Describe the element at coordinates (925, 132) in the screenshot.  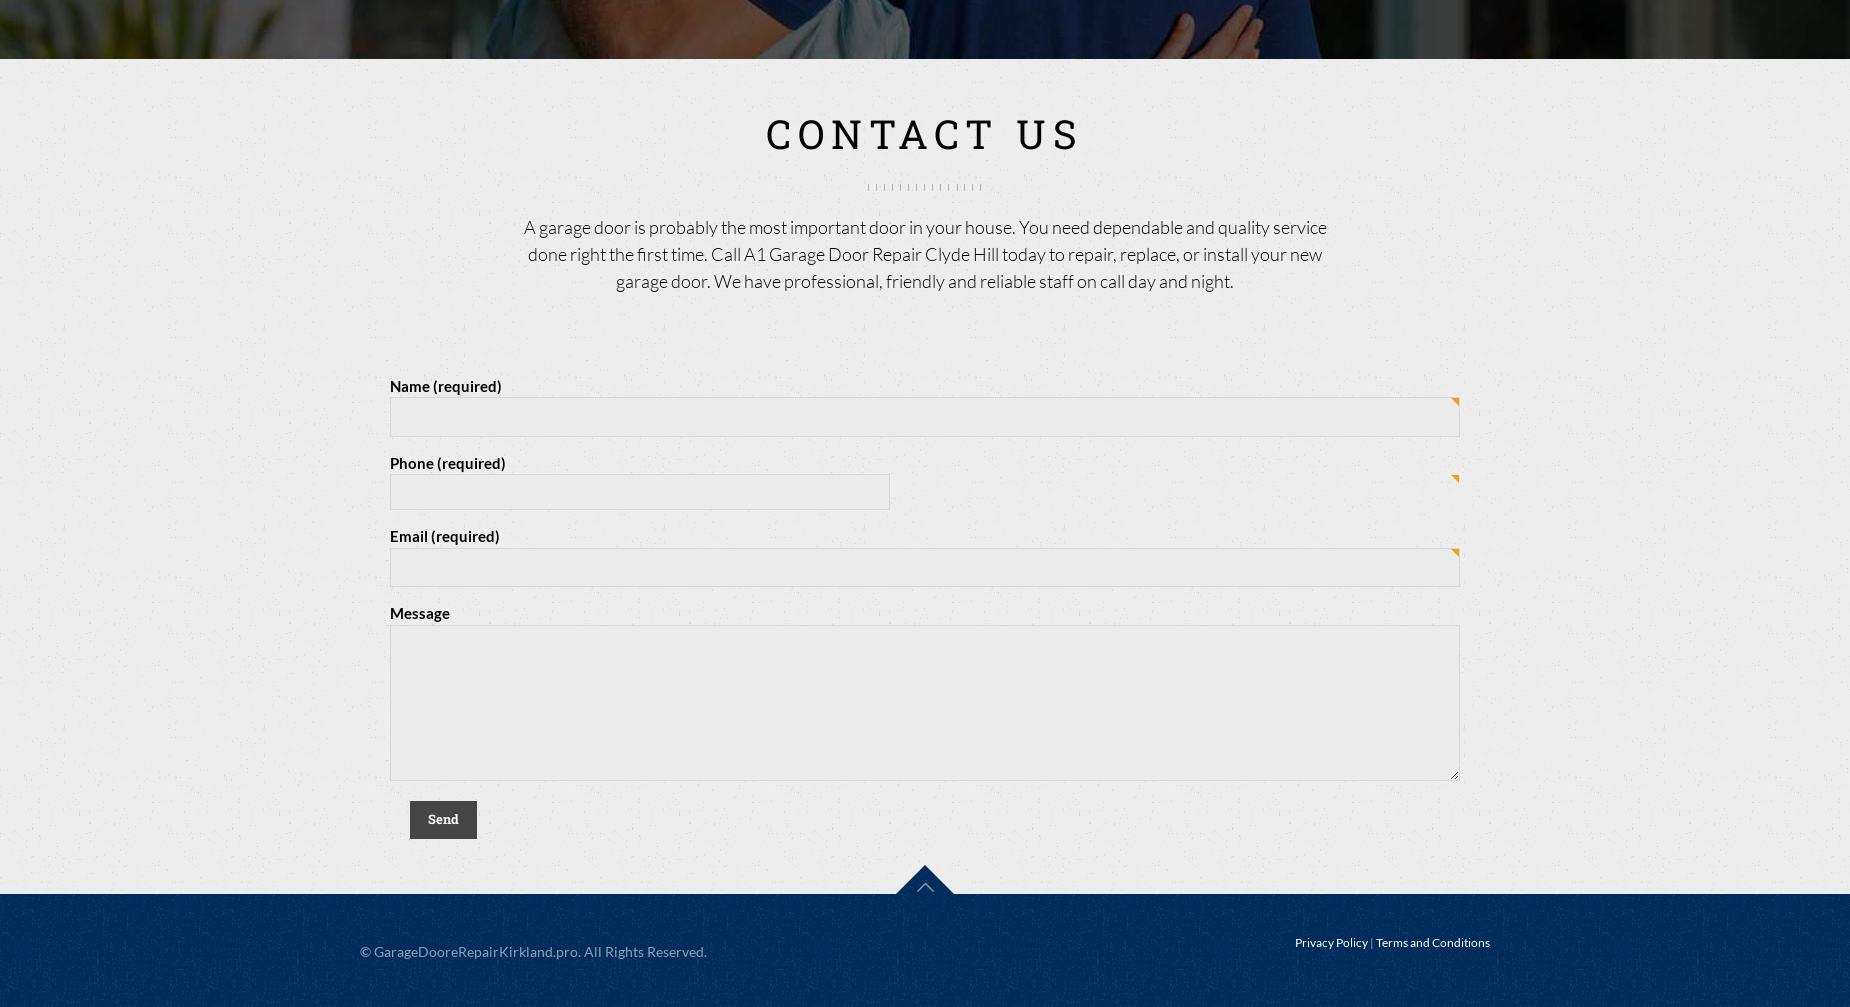
I see `'CONTACT US'` at that location.